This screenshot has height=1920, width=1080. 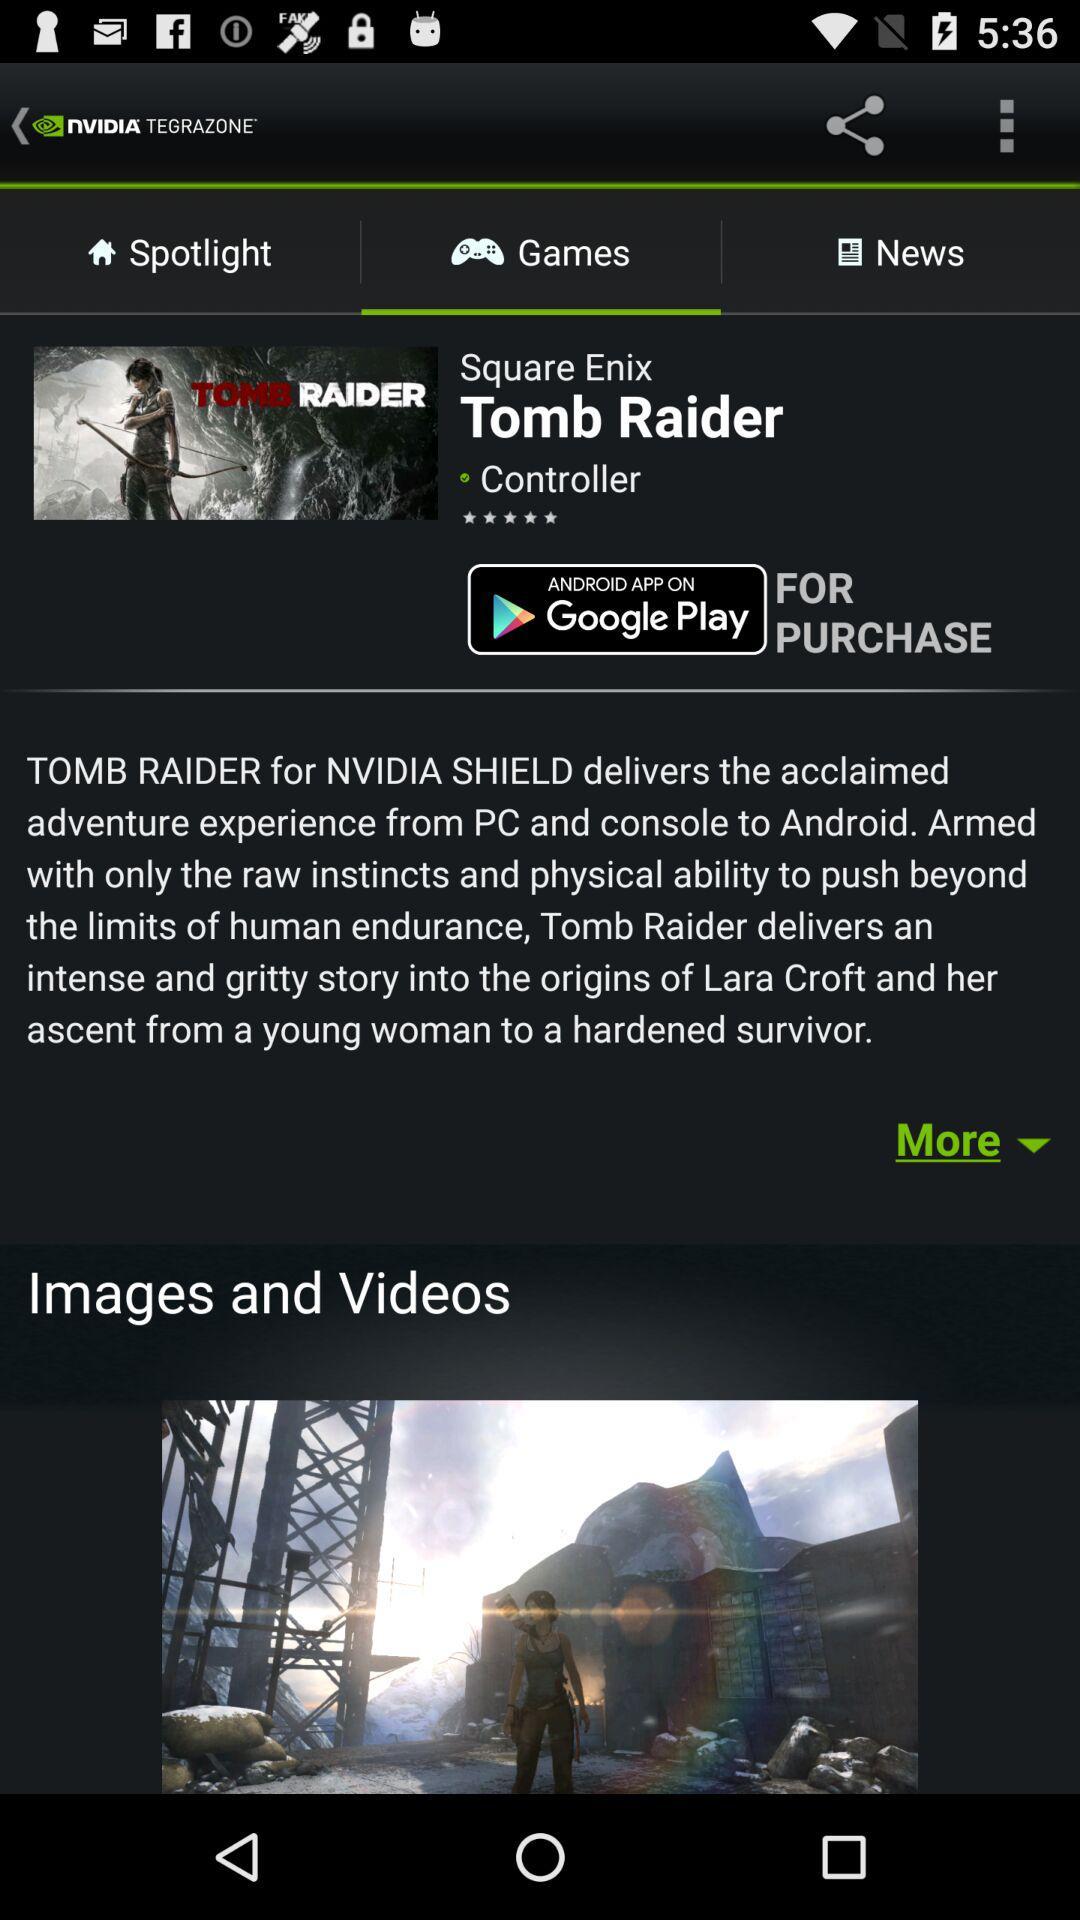 I want to click on the image which is above the navigation bar, so click(x=540, y=1593).